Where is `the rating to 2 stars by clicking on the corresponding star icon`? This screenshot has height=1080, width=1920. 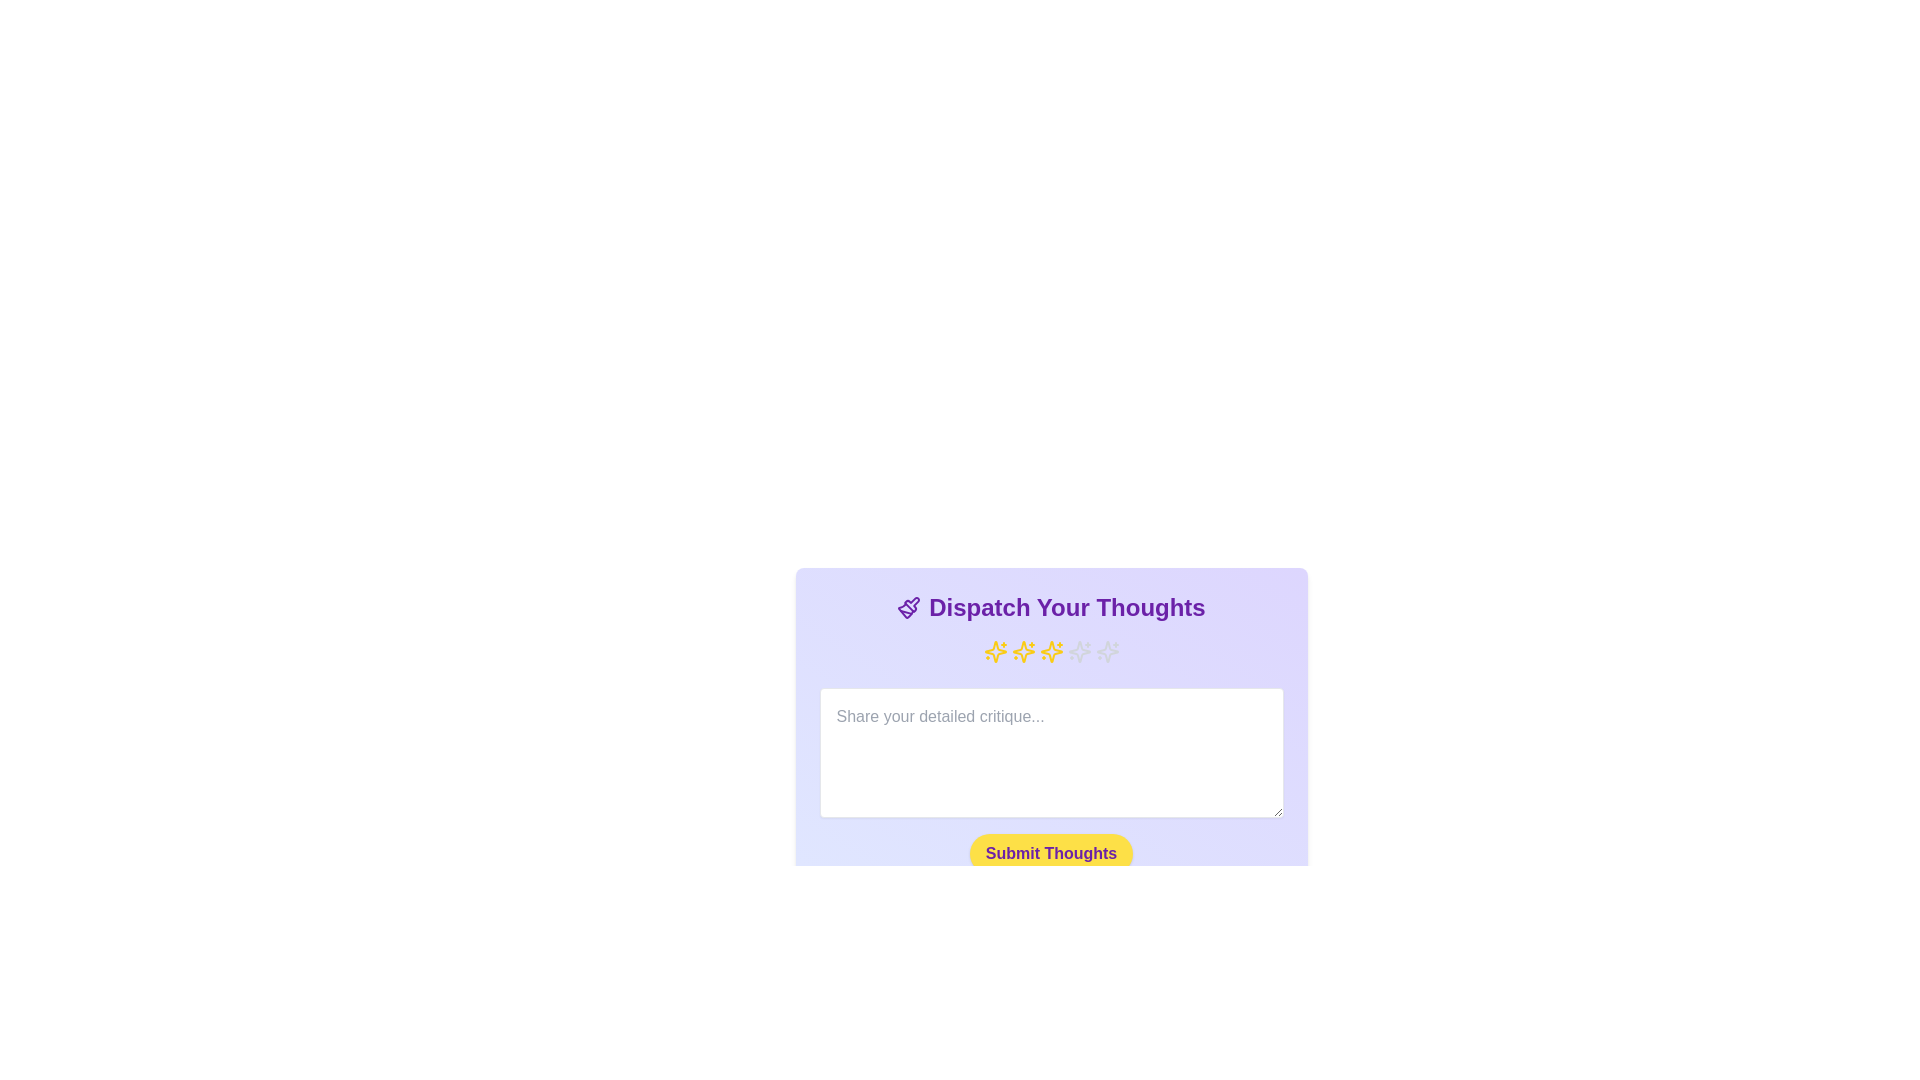
the rating to 2 stars by clicking on the corresponding star icon is located at coordinates (1023, 651).